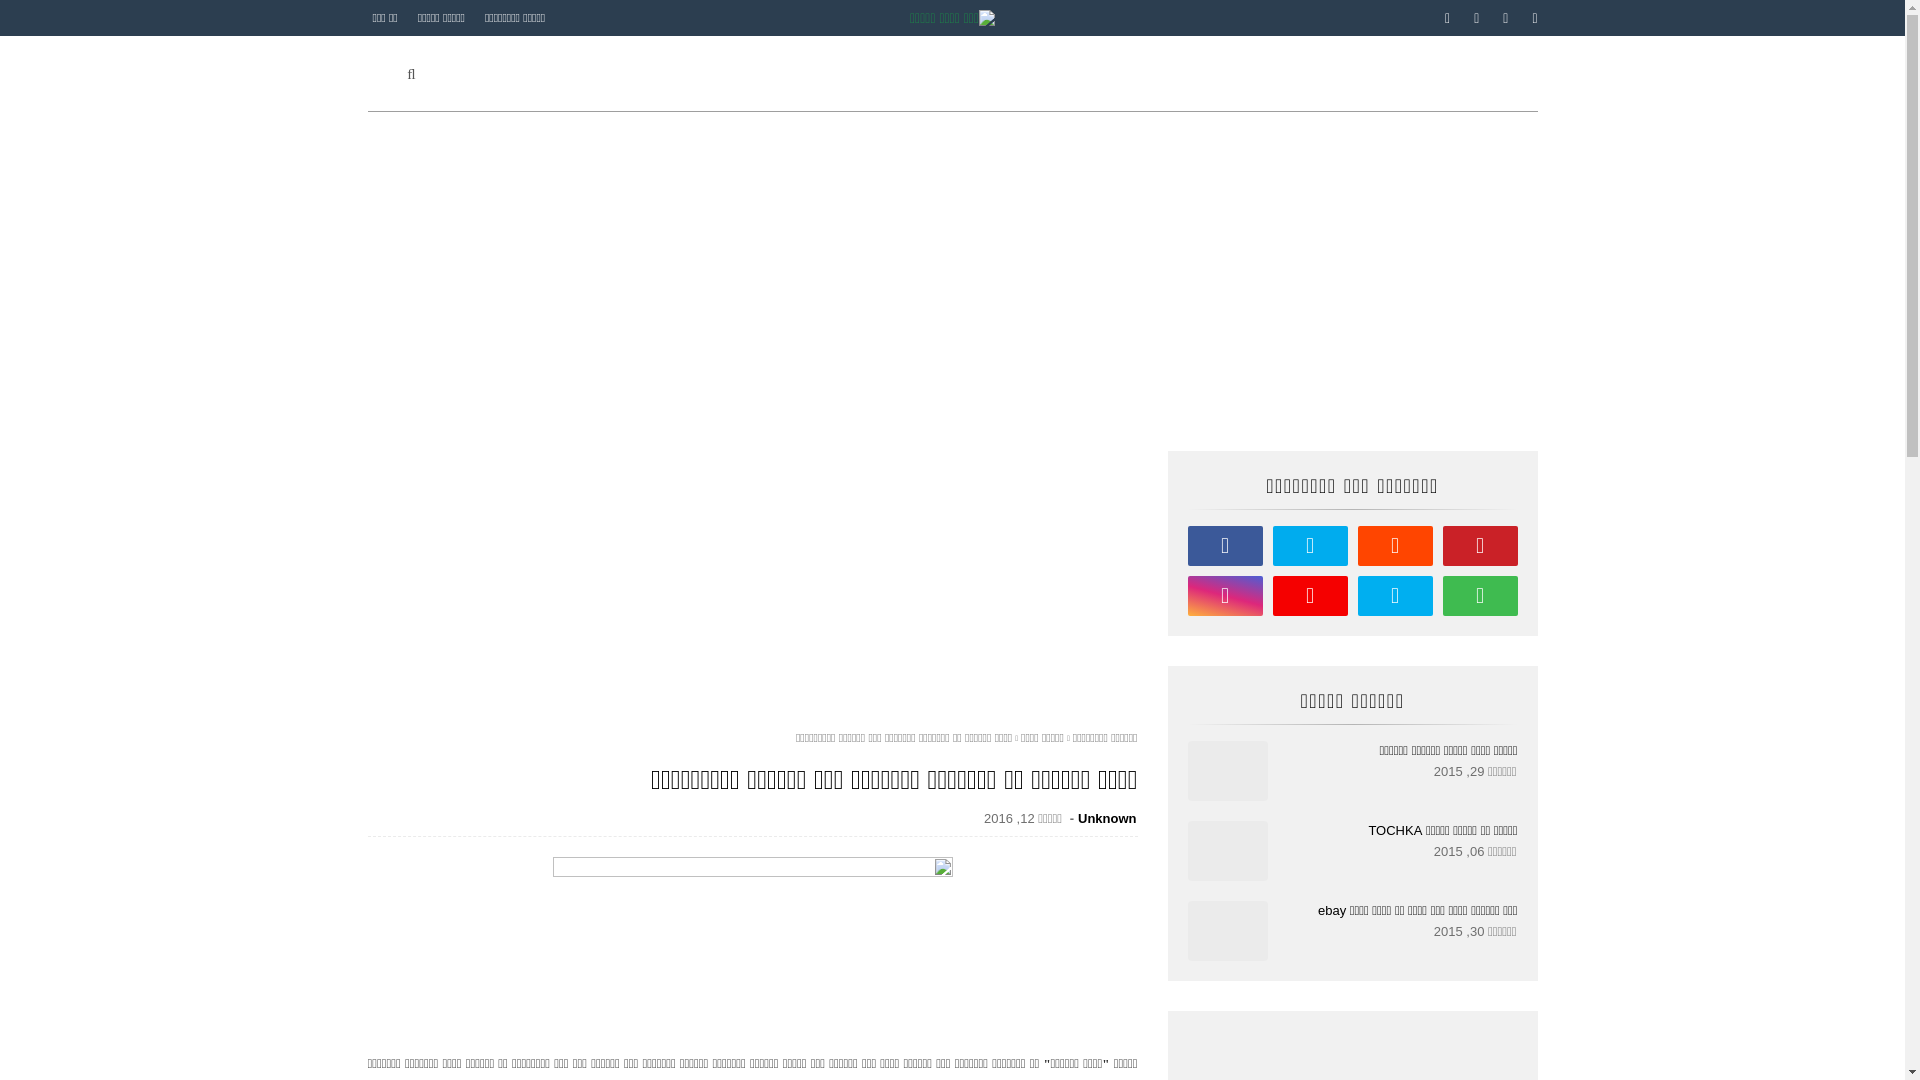  Describe the element at coordinates (1394, 546) in the screenshot. I see `'reddit'` at that location.